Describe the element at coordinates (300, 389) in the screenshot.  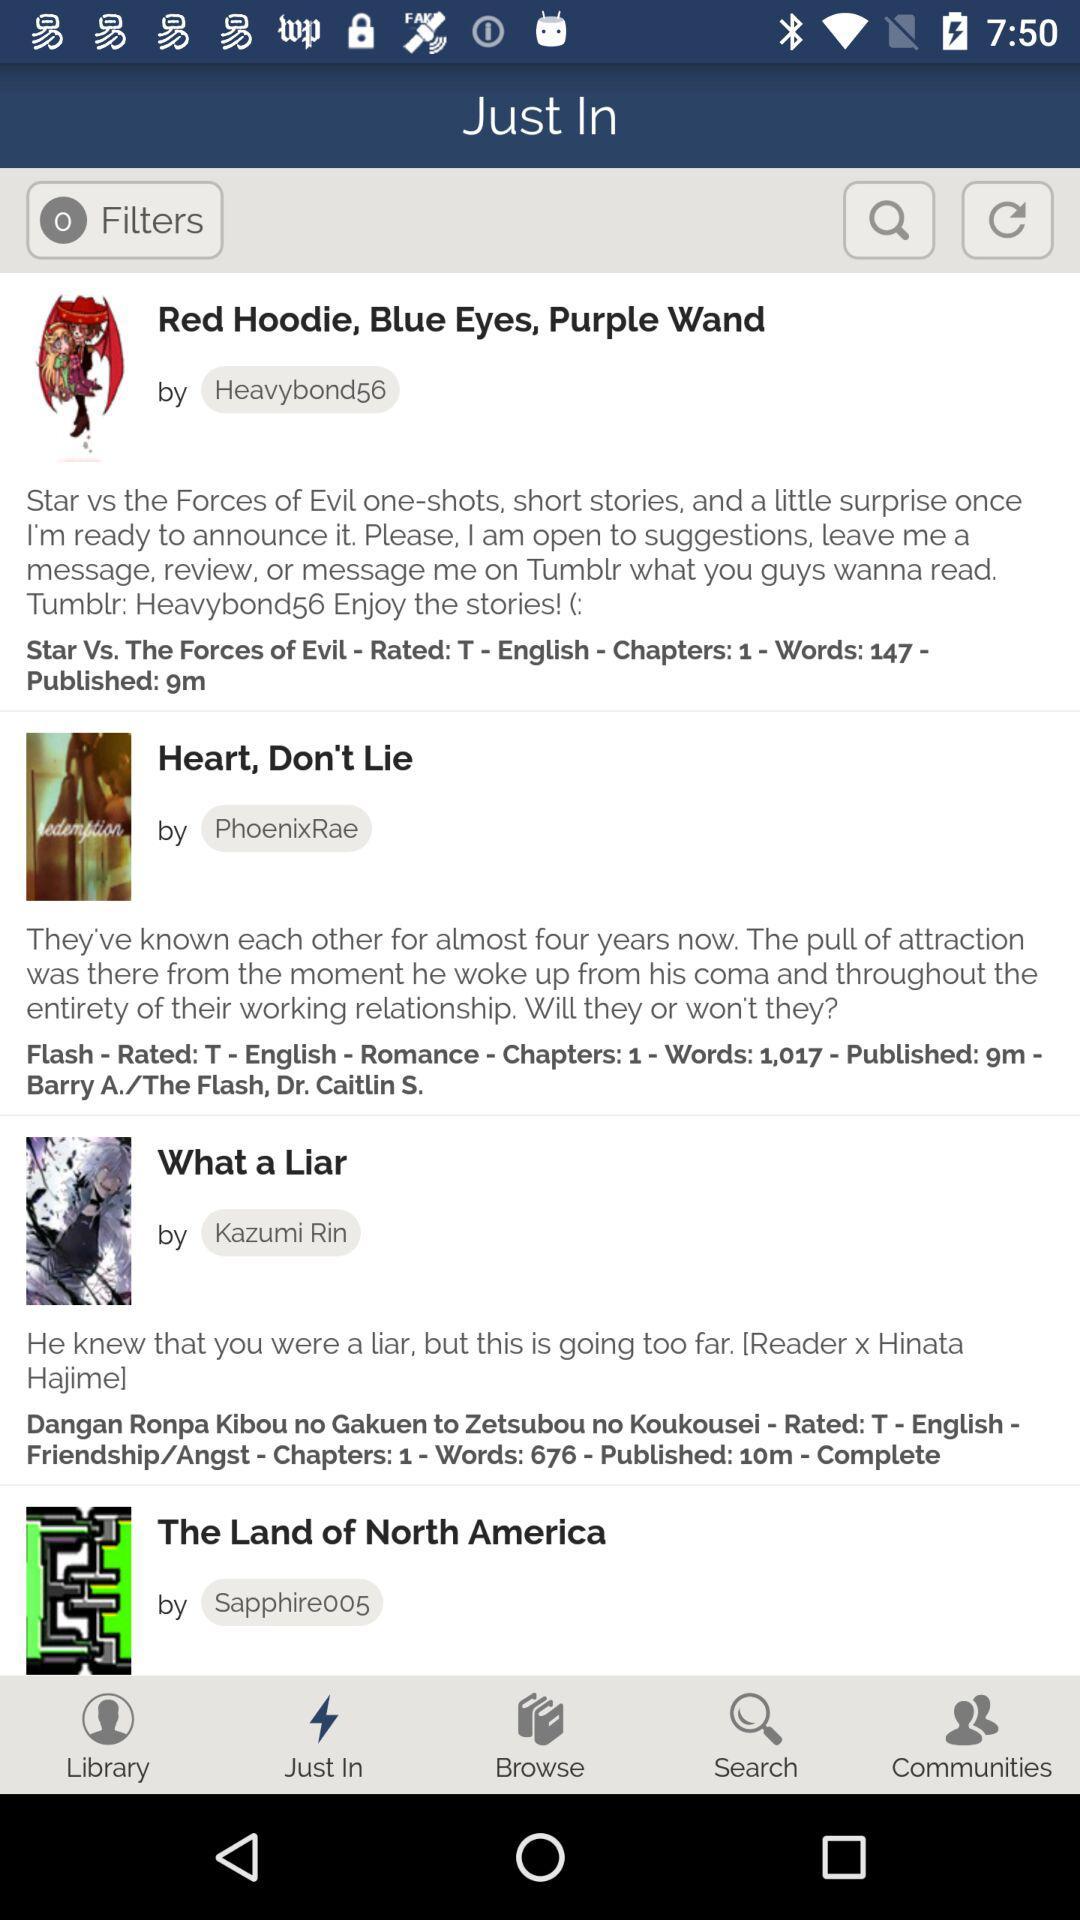
I see `app below red hoodie blue` at that location.